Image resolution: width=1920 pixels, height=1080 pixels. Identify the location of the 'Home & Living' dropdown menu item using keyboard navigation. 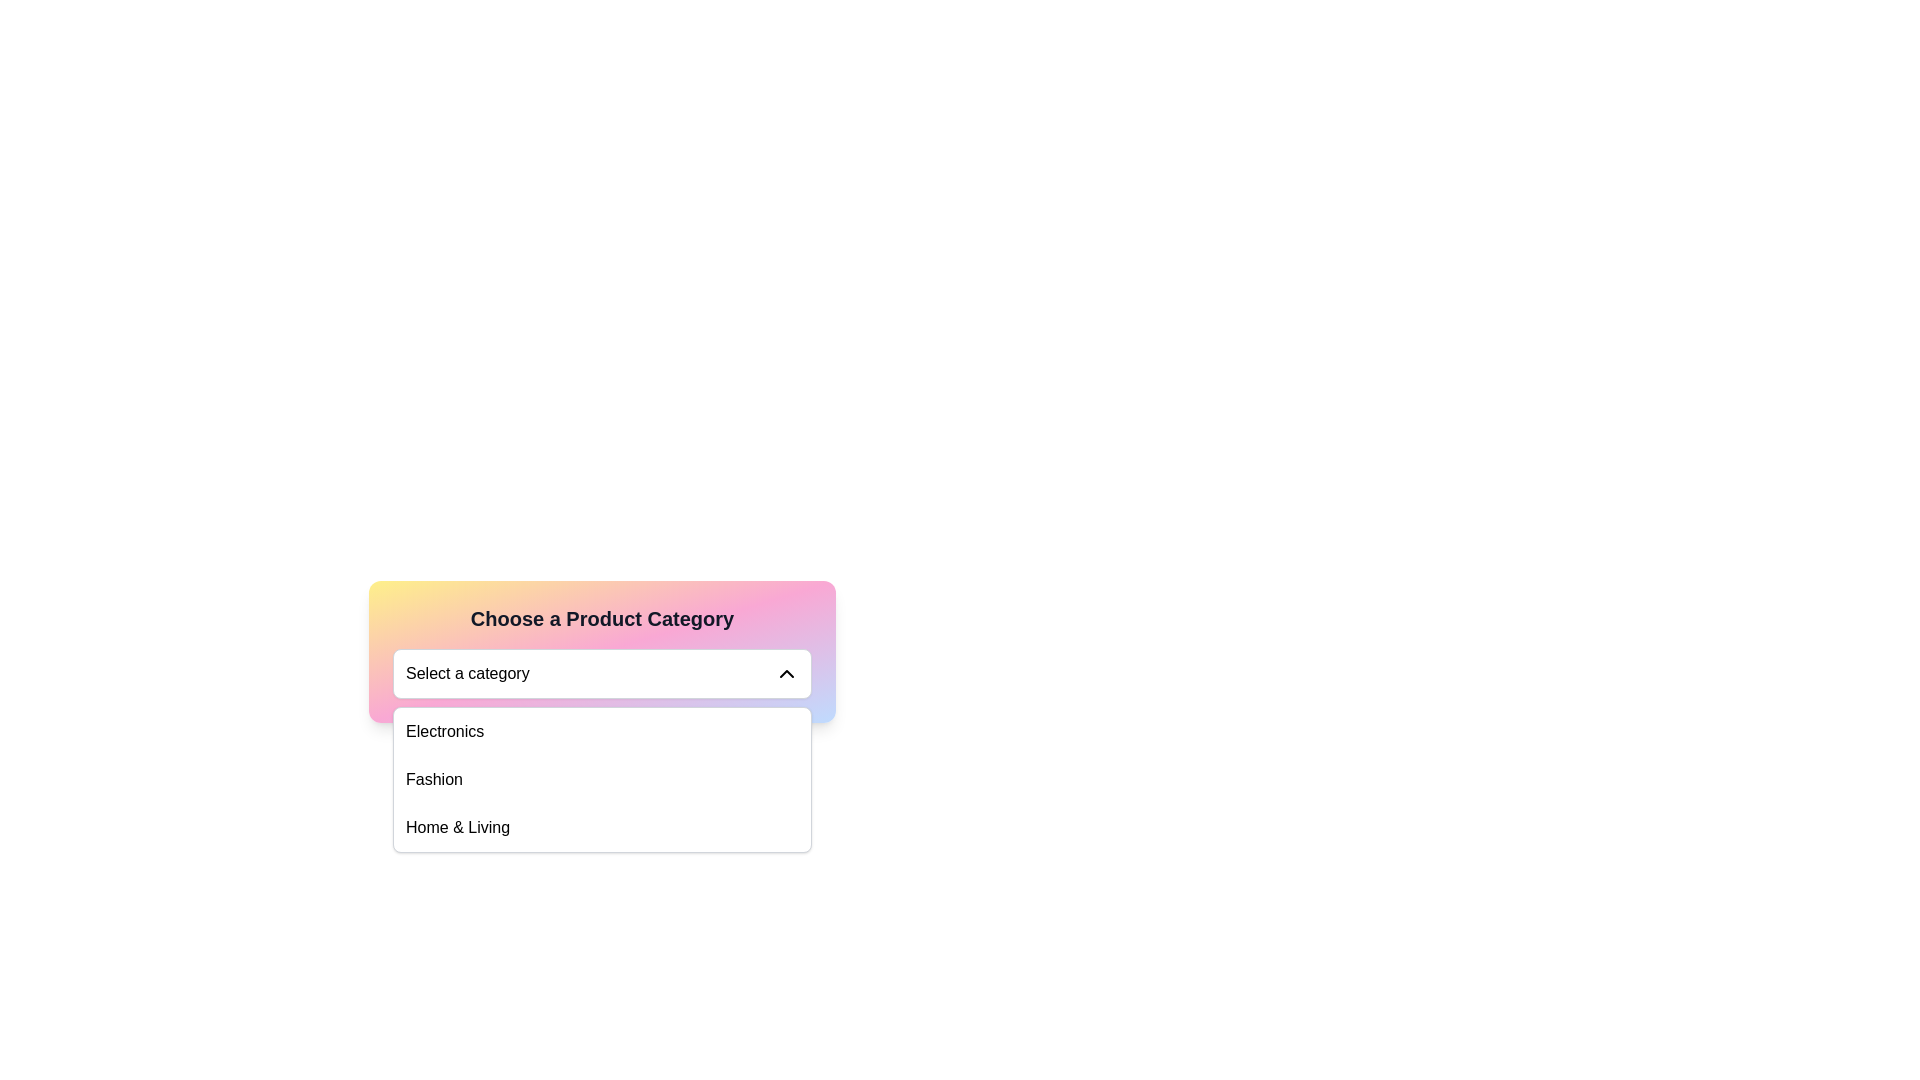
(601, 828).